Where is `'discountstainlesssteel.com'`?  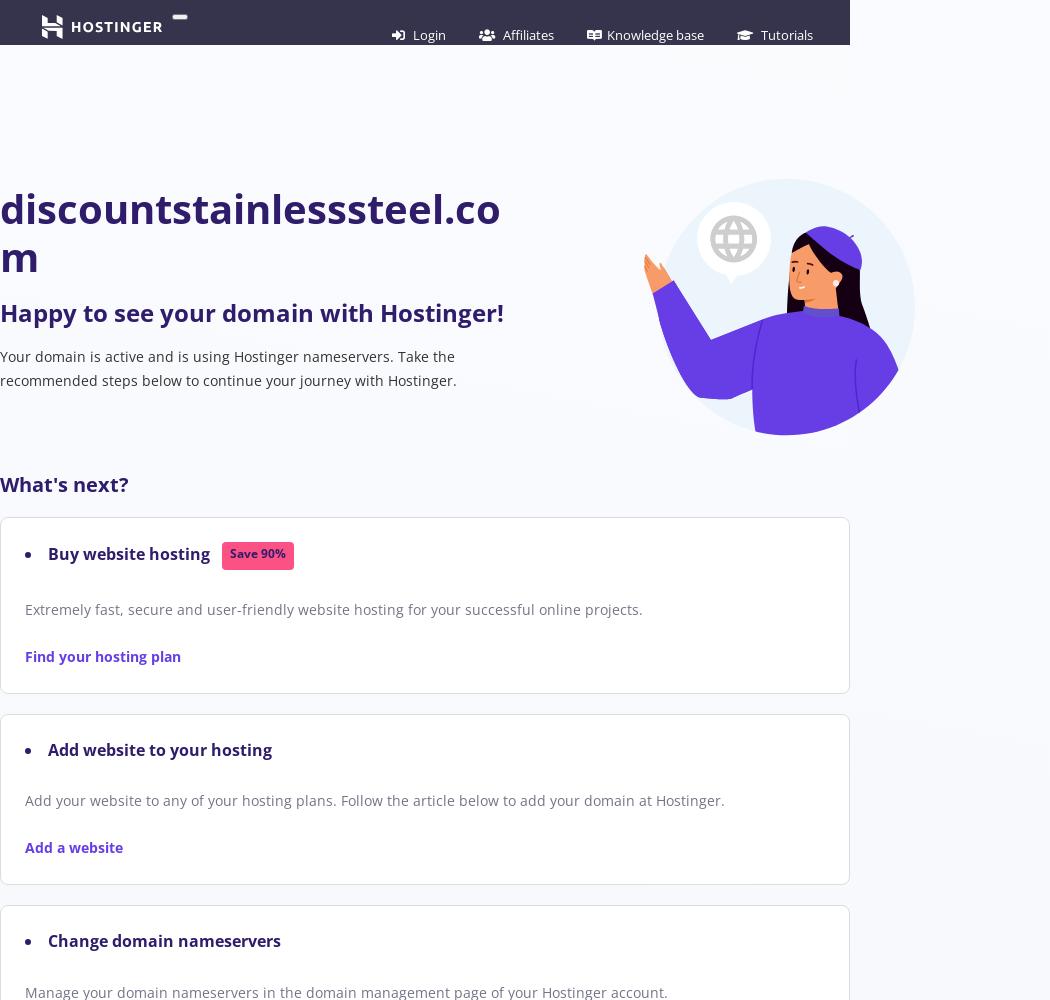 'discountstainlesssteel.com' is located at coordinates (250, 231).